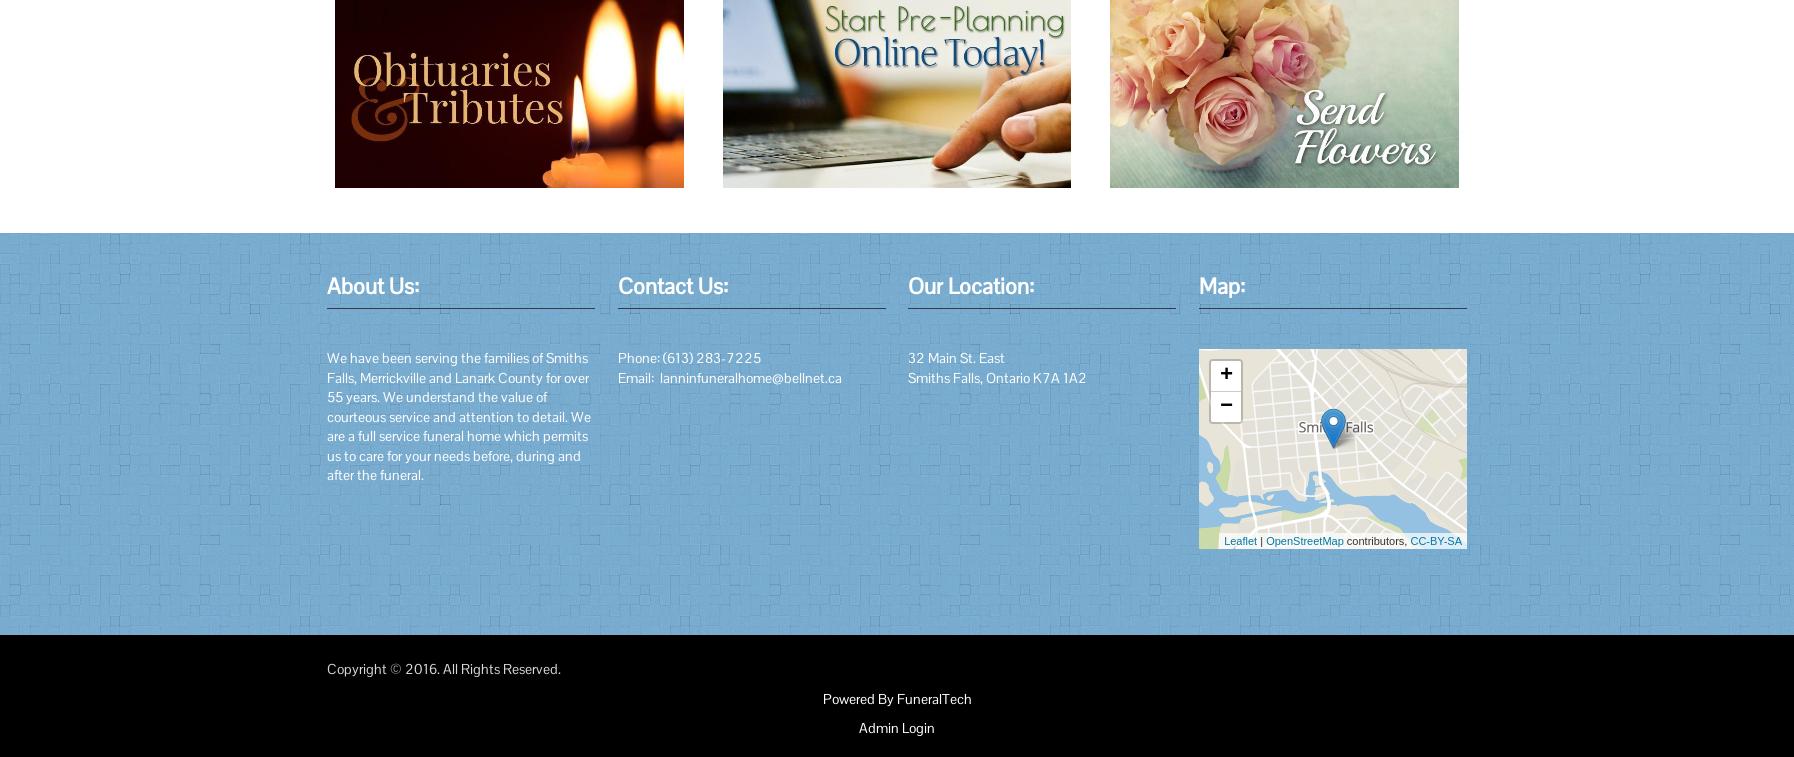  What do you see at coordinates (896, 698) in the screenshot?
I see `'Powered By FuneralTech'` at bounding box center [896, 698].